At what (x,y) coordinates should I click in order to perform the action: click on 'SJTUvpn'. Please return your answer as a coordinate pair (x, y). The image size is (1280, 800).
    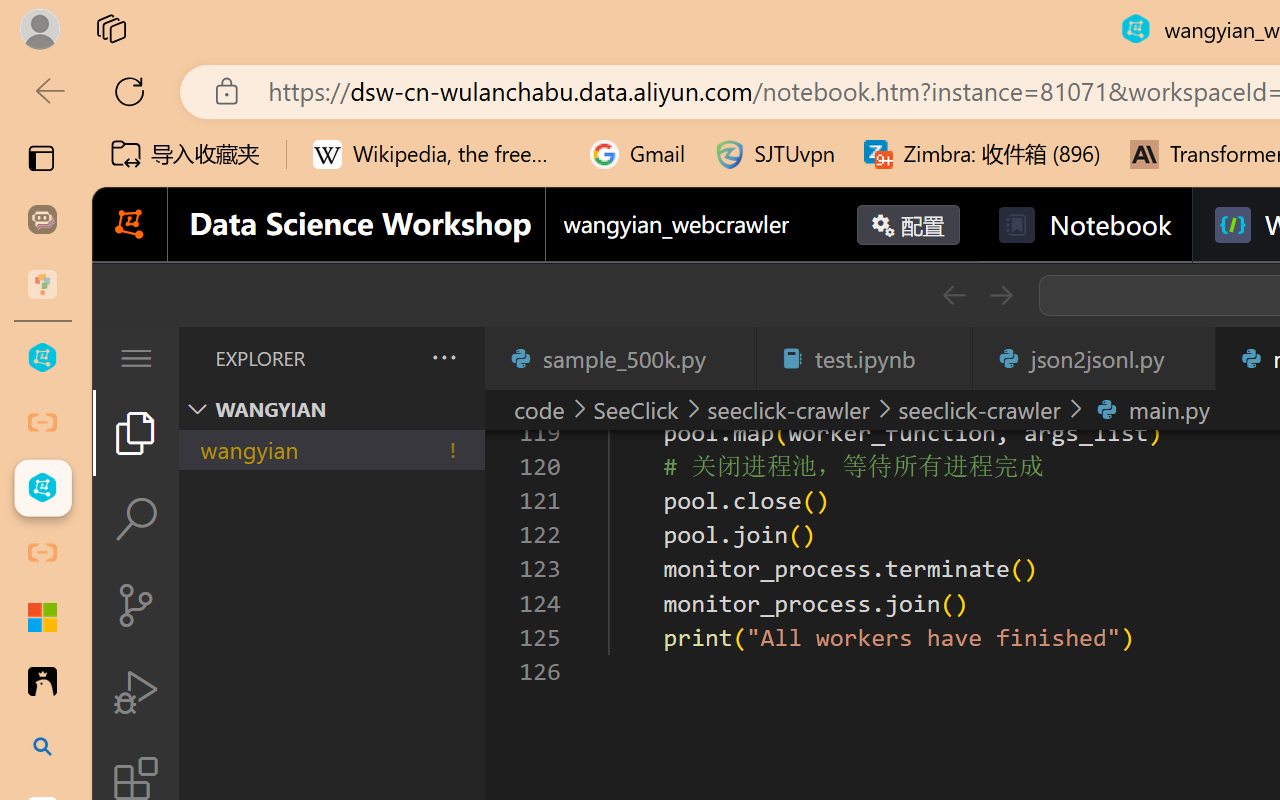
    Looking at the image, I should click on (773, 154).